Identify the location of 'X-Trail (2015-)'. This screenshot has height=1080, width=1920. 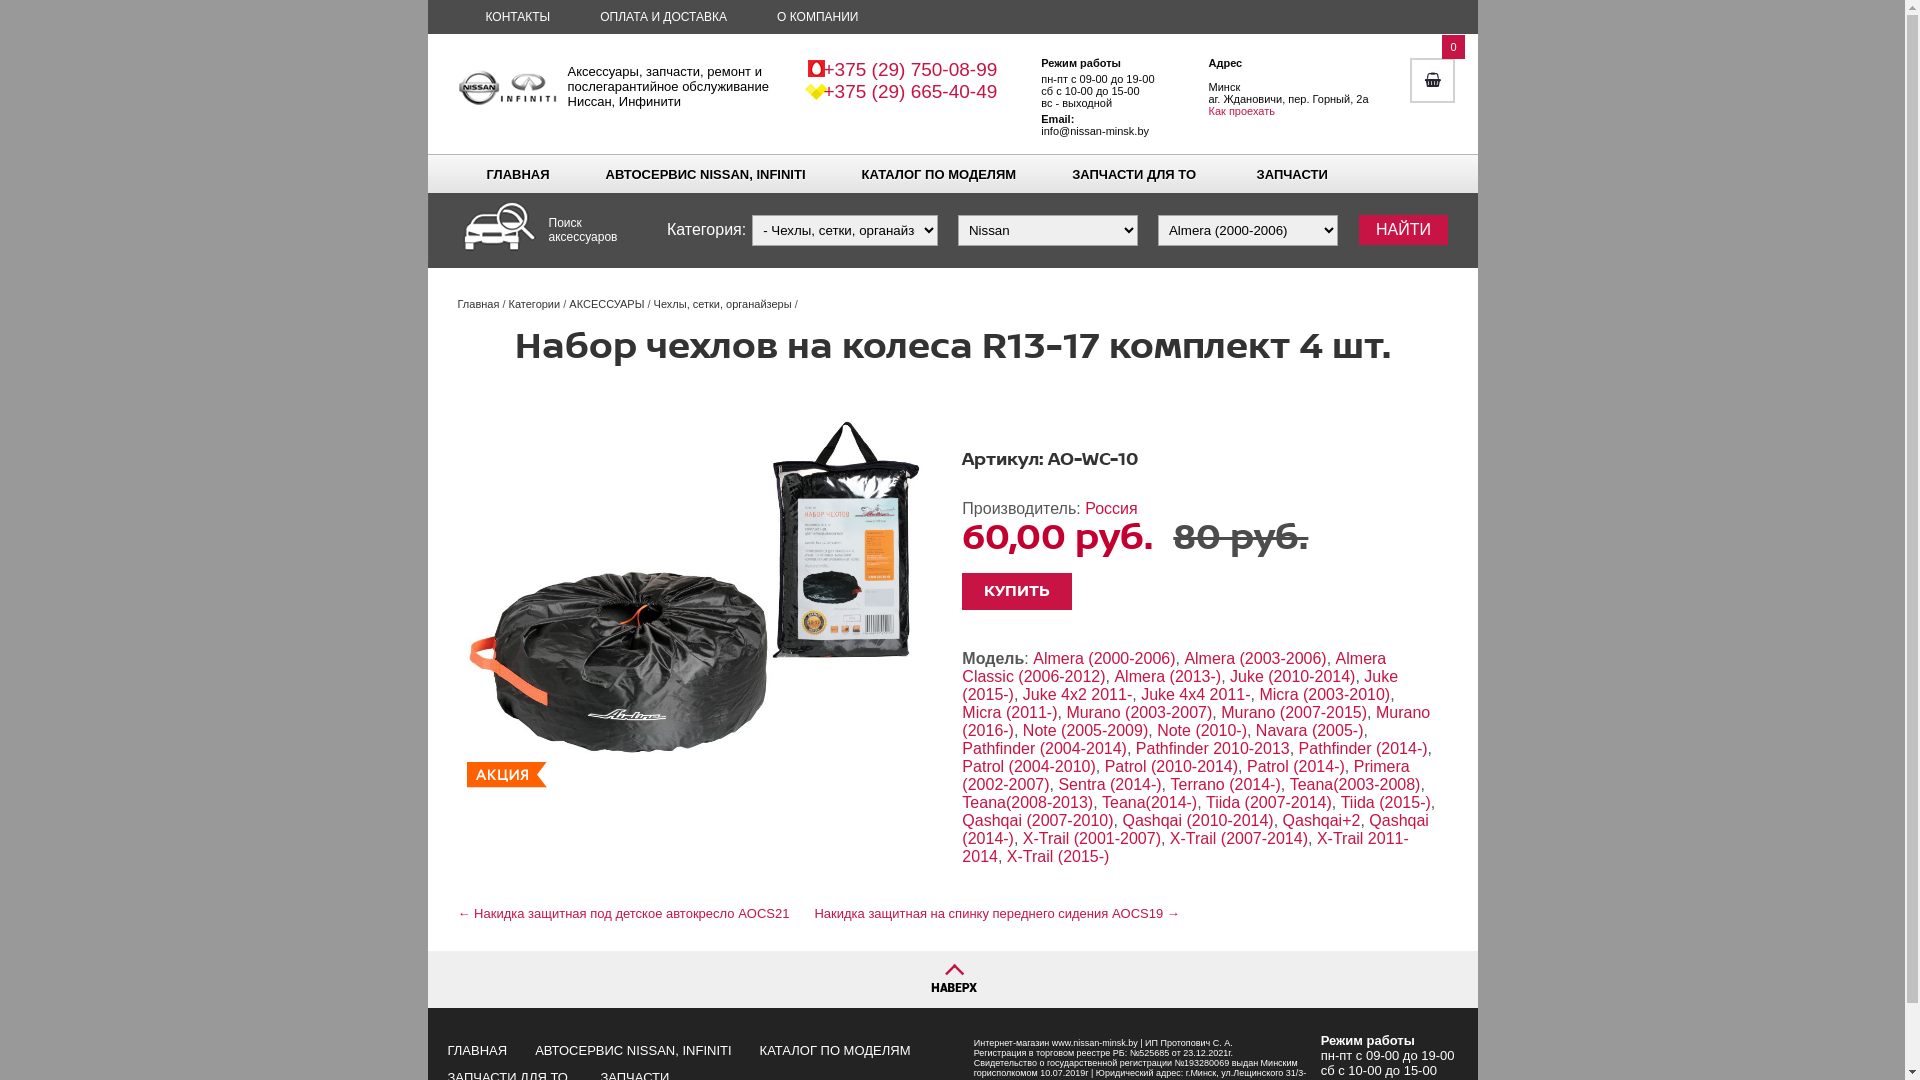
(1057, 855).